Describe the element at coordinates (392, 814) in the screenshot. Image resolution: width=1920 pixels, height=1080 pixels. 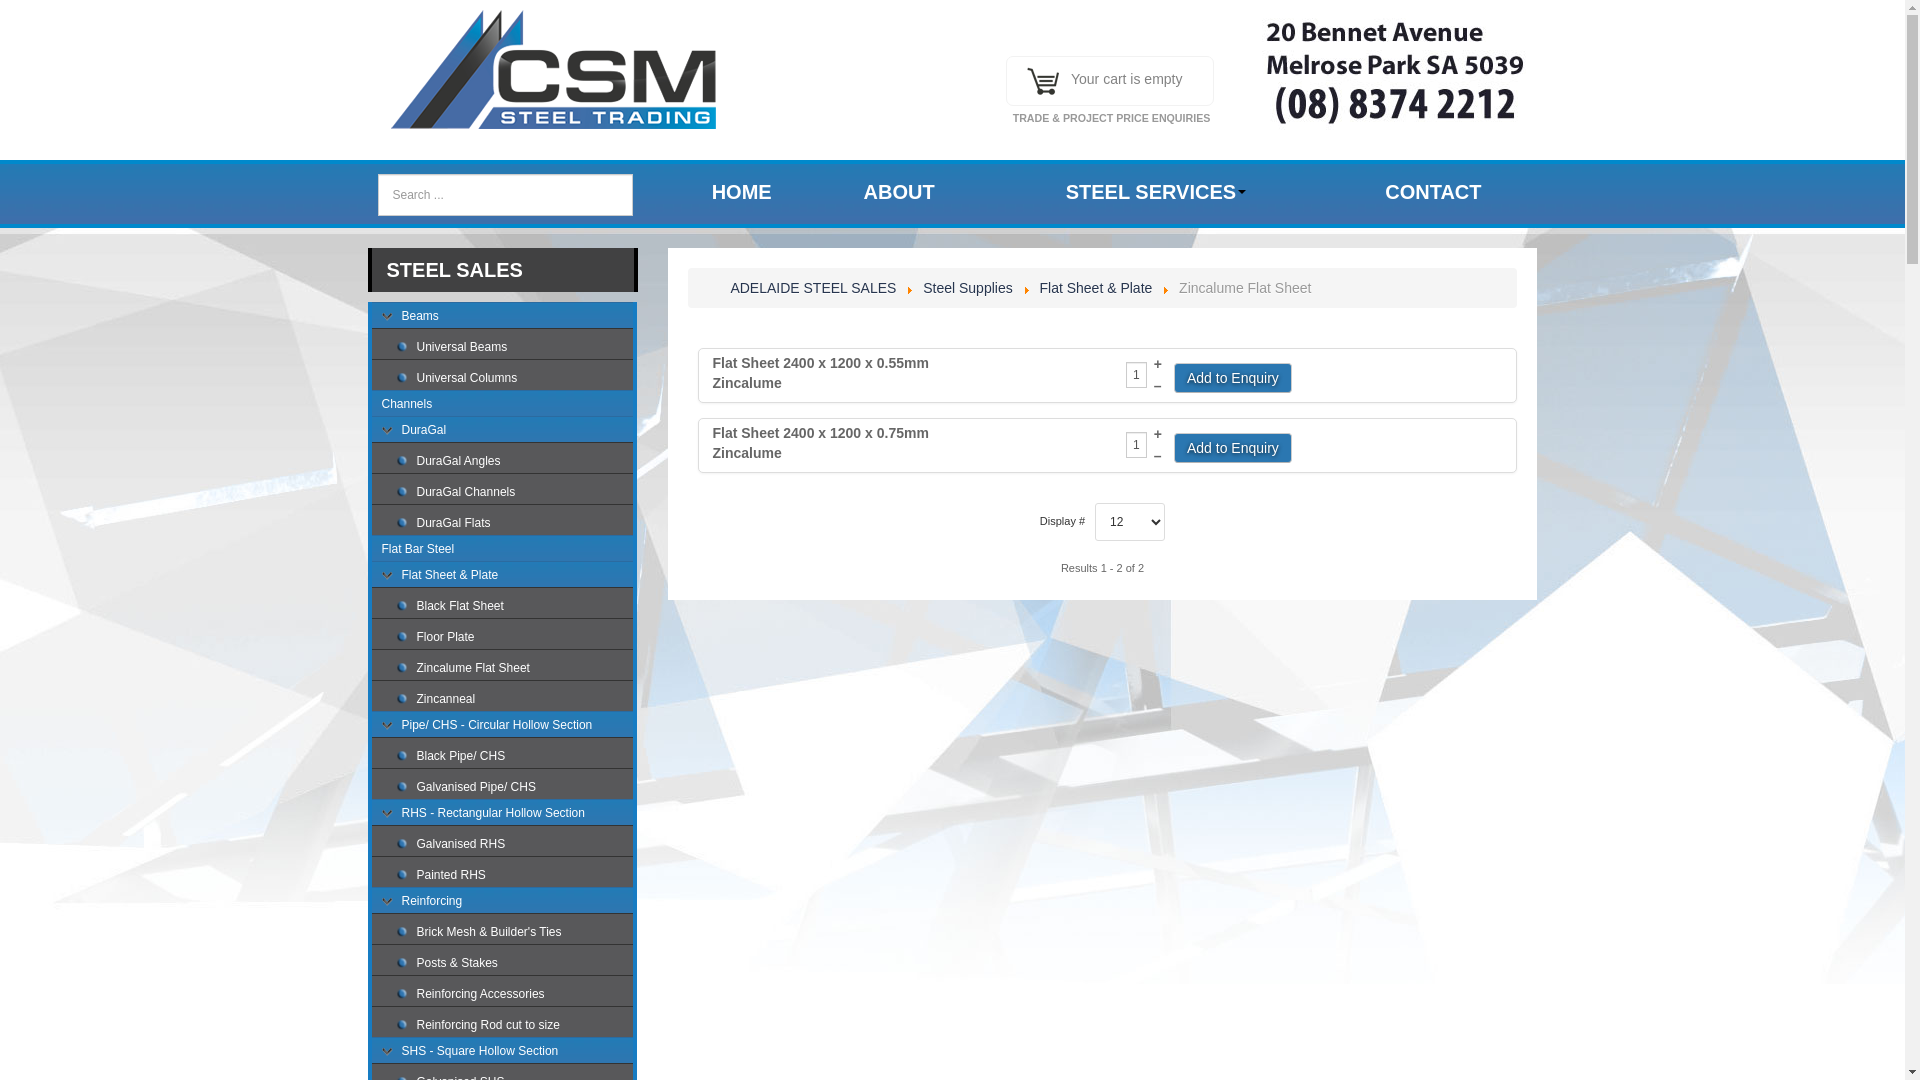
I see `'RHS - Rectangular Hollow Section'` at that location.